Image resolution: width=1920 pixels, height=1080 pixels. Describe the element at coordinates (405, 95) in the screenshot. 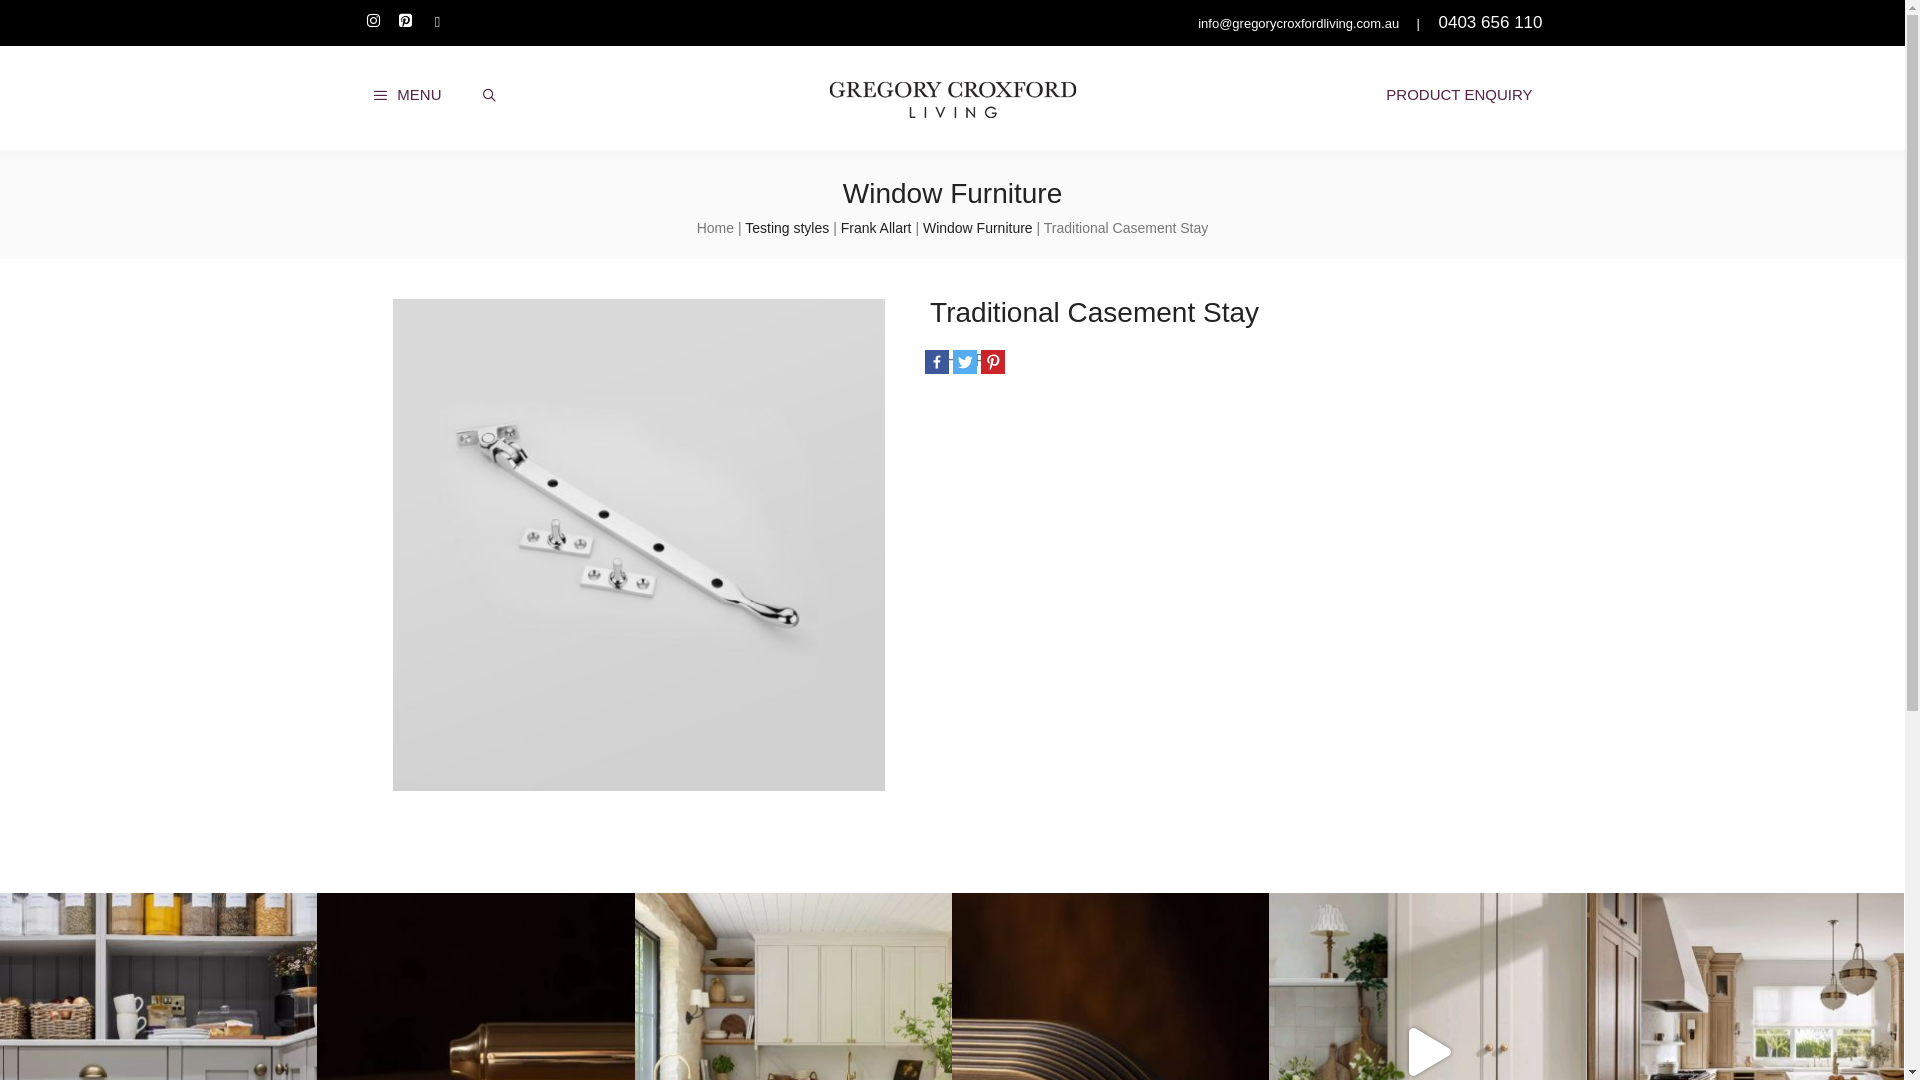

I see `'MENU'` at that location.